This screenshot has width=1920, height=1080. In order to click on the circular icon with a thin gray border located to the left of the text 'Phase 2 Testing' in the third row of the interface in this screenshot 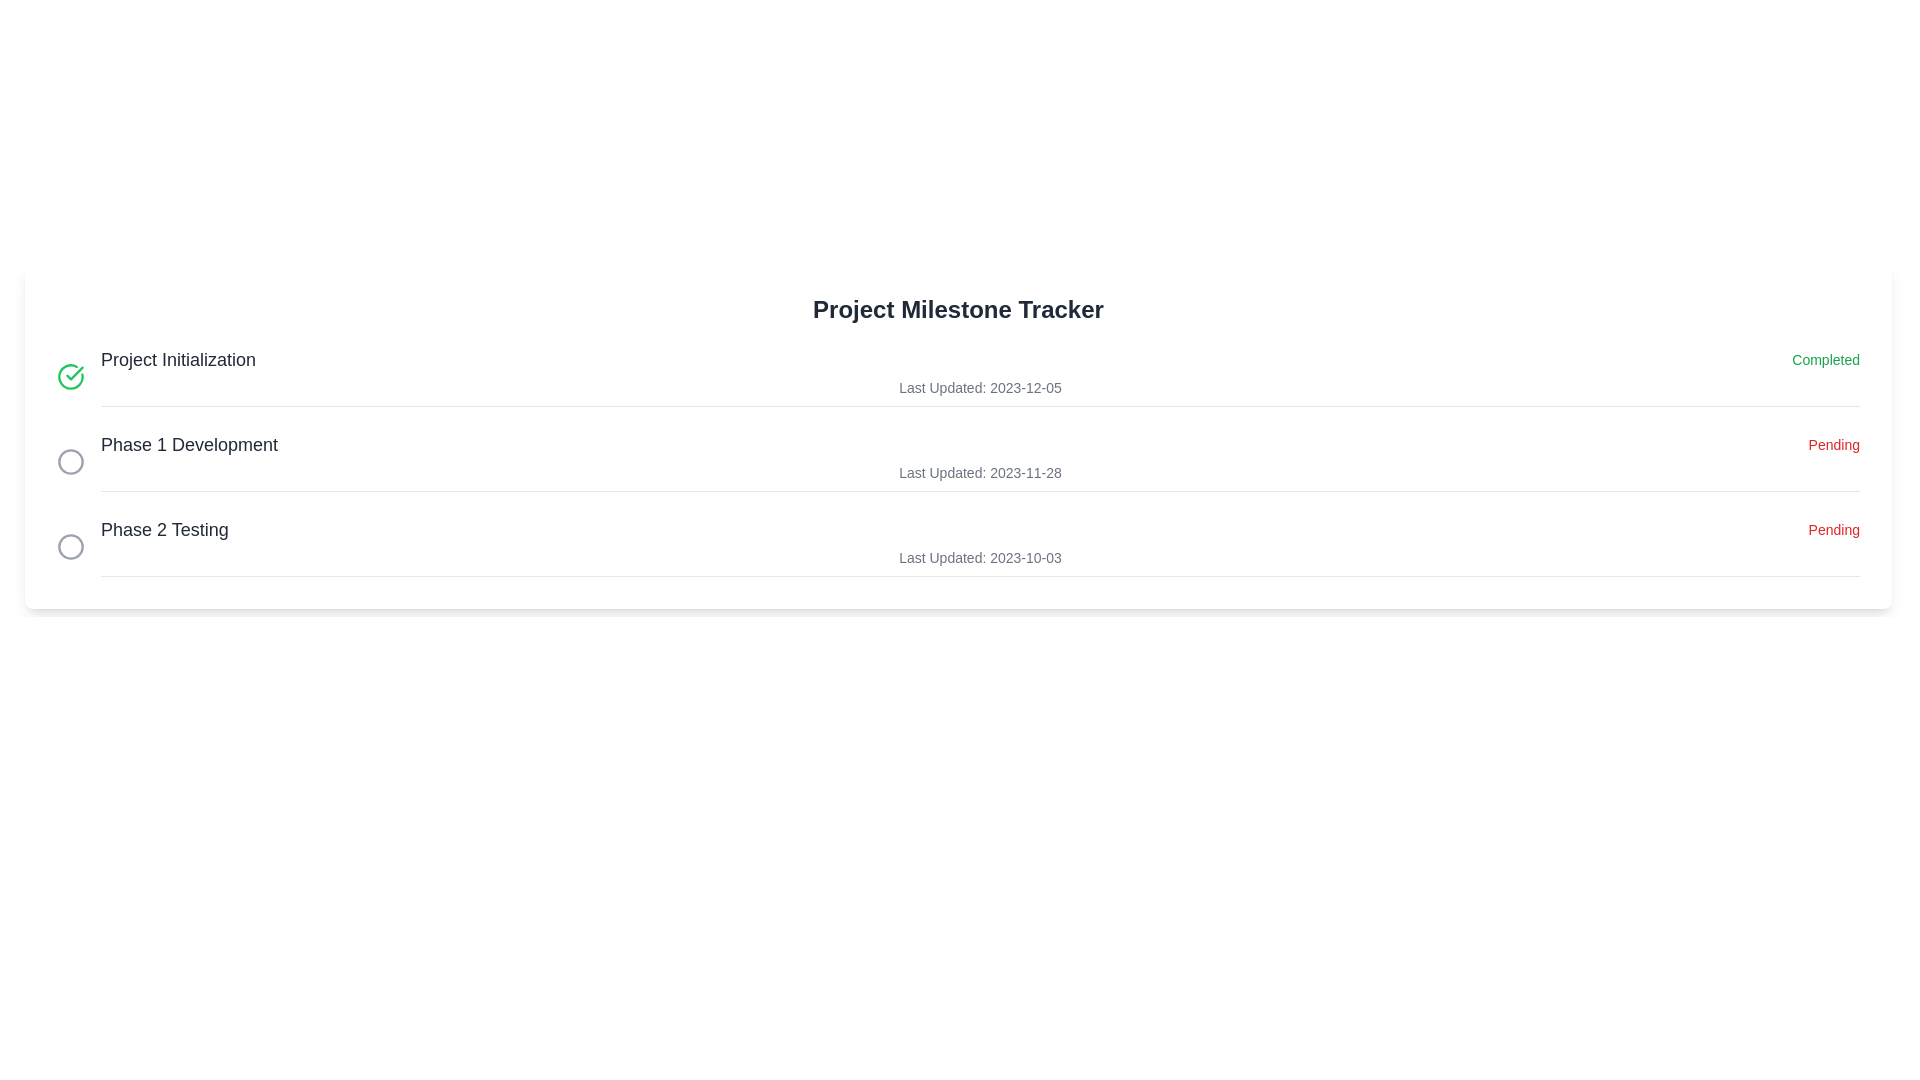, I will do `click(71, 546)`.